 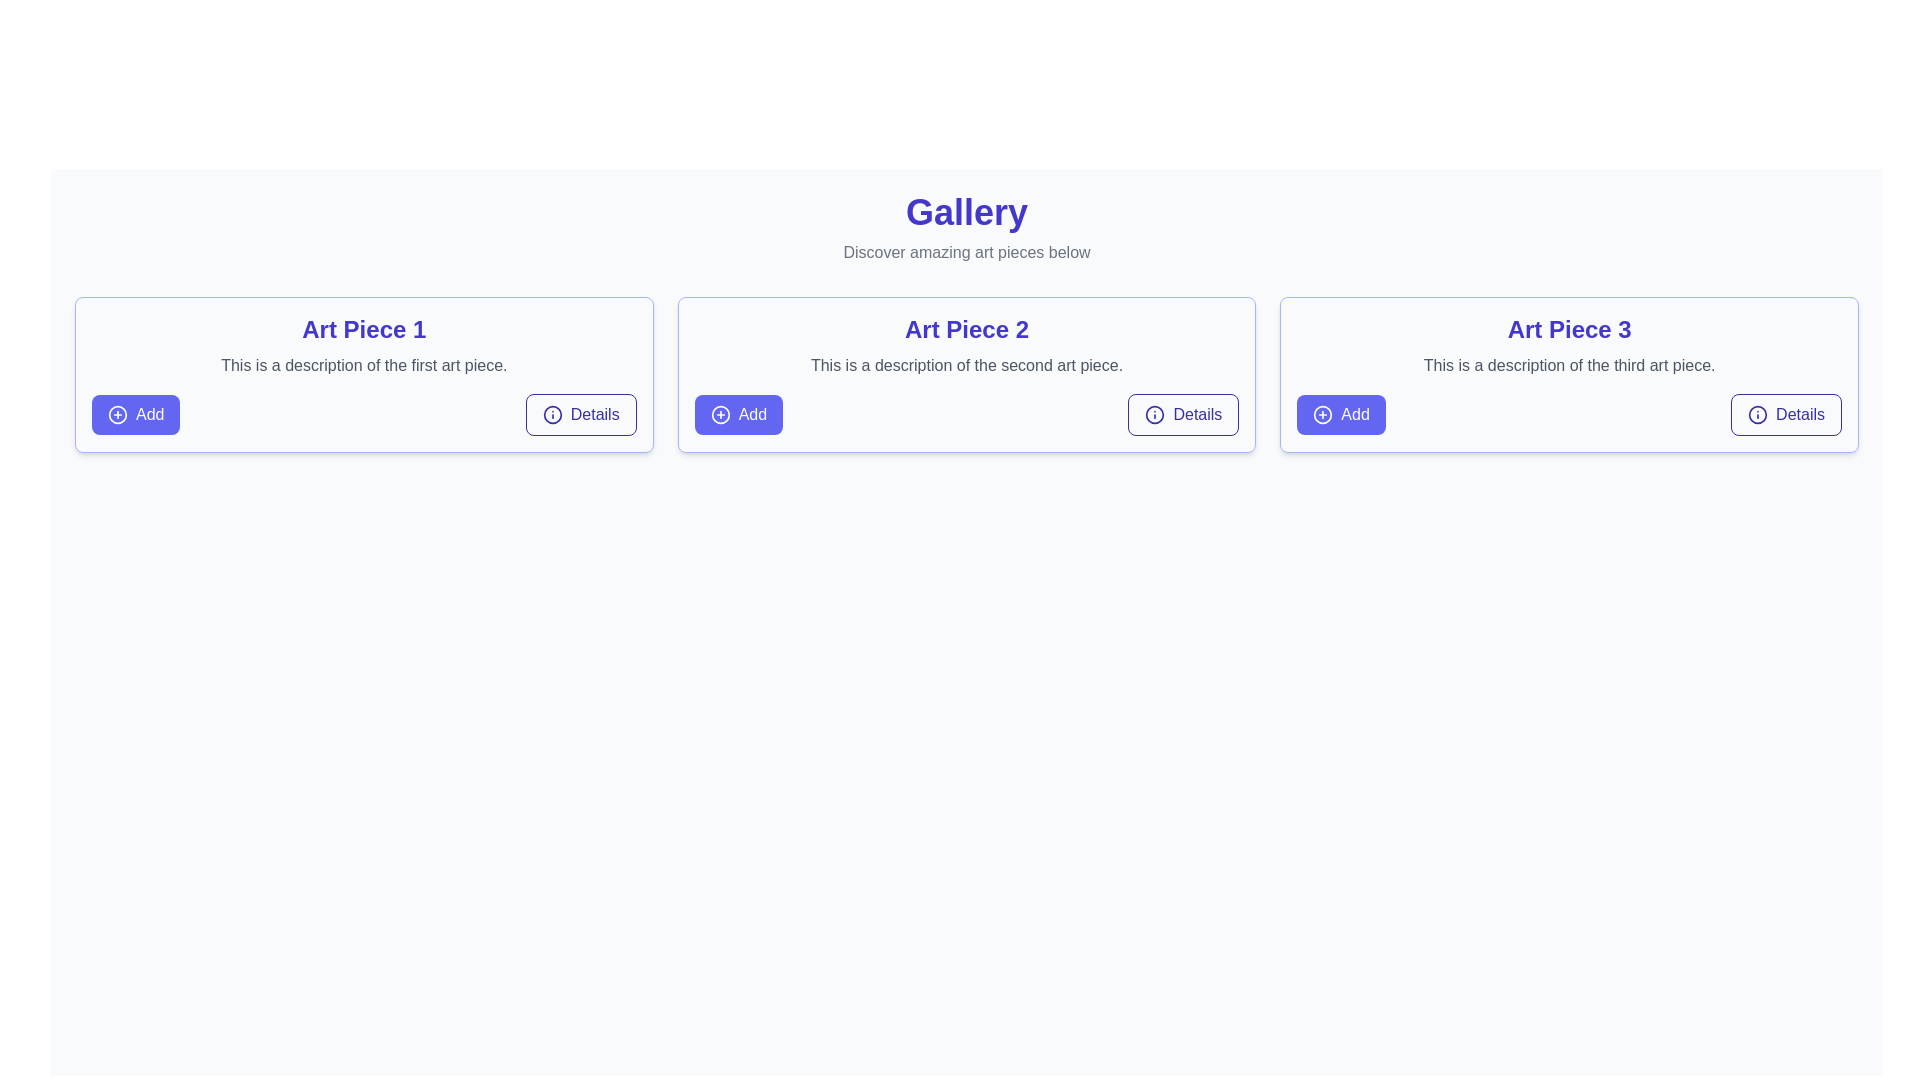 What do you see at coordinates (737, 414) in the screenshot?
I see `the button located in the bottom-left corner of the card titled 'Art Piece 2'` at bounding box center [737, 414].